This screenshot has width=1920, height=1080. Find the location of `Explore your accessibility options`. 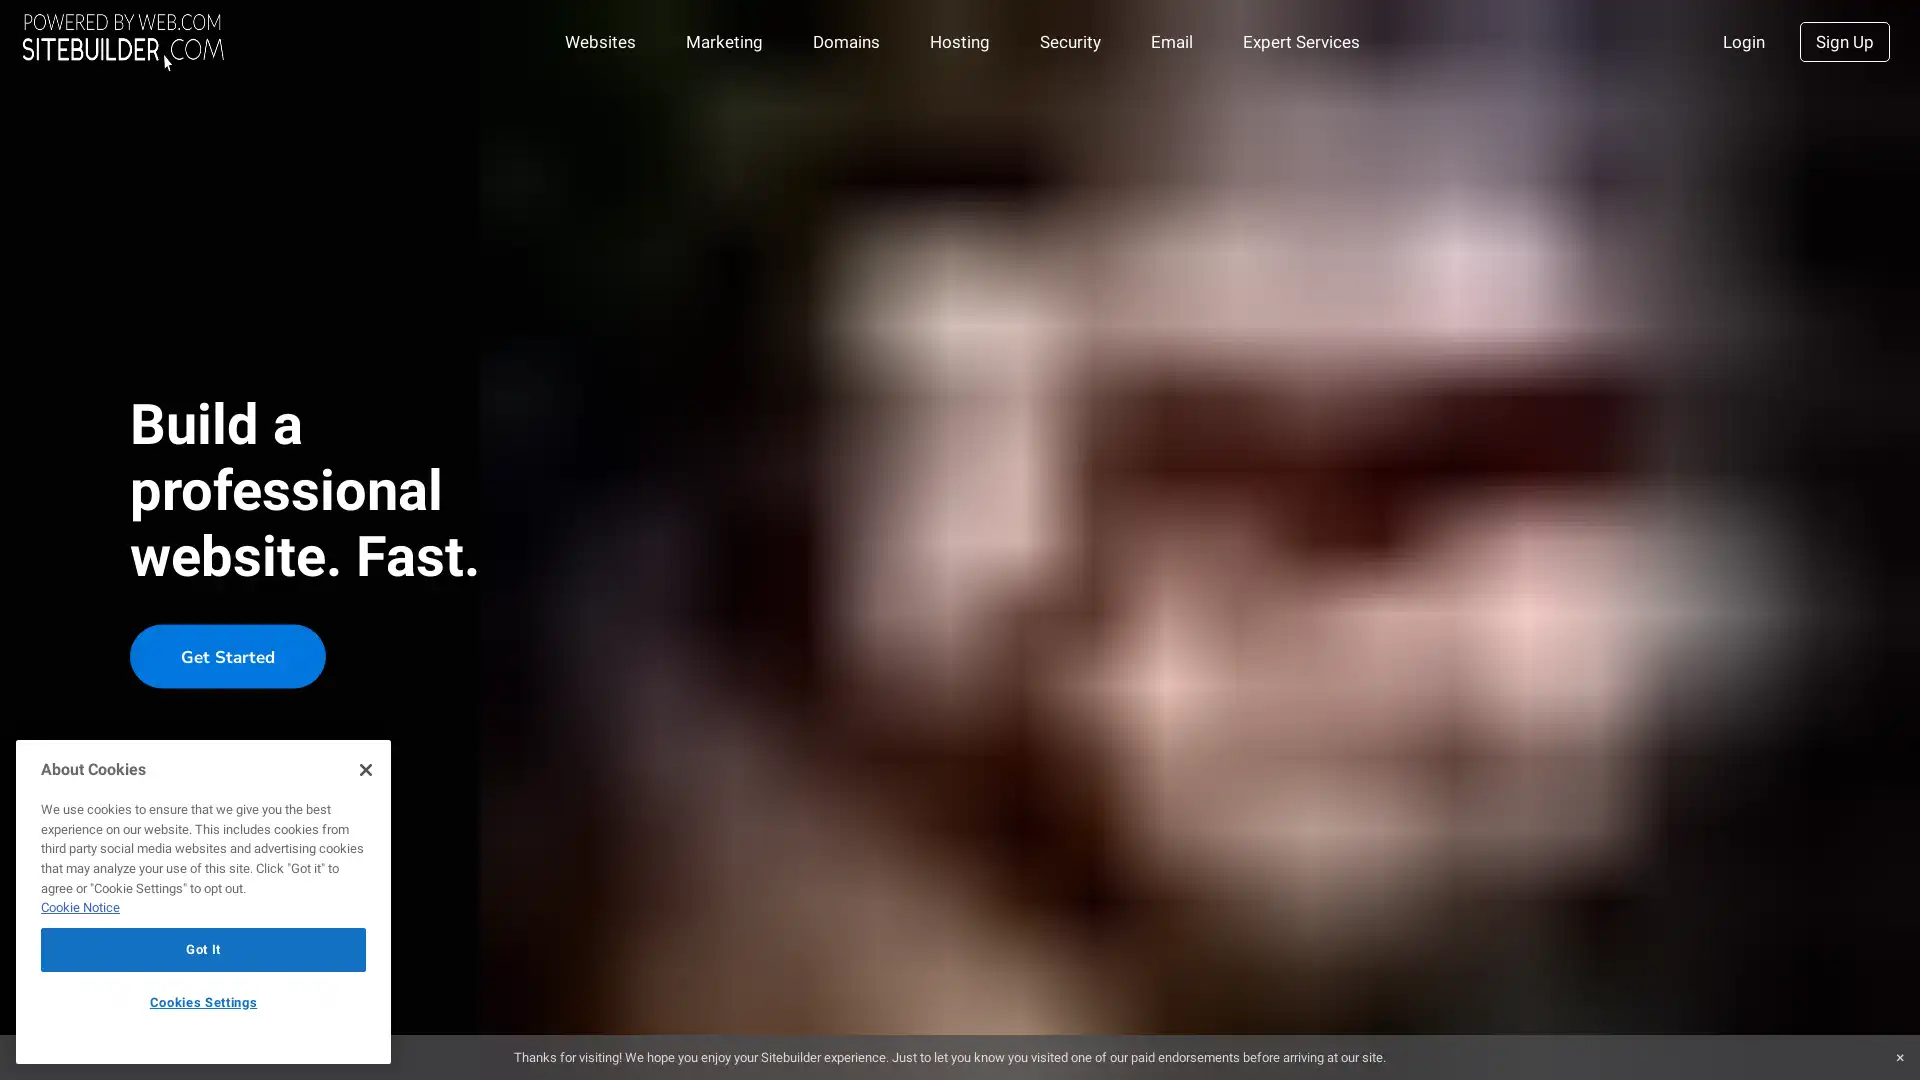

Explore your accessibility options is located at coordinates (1886, 978).